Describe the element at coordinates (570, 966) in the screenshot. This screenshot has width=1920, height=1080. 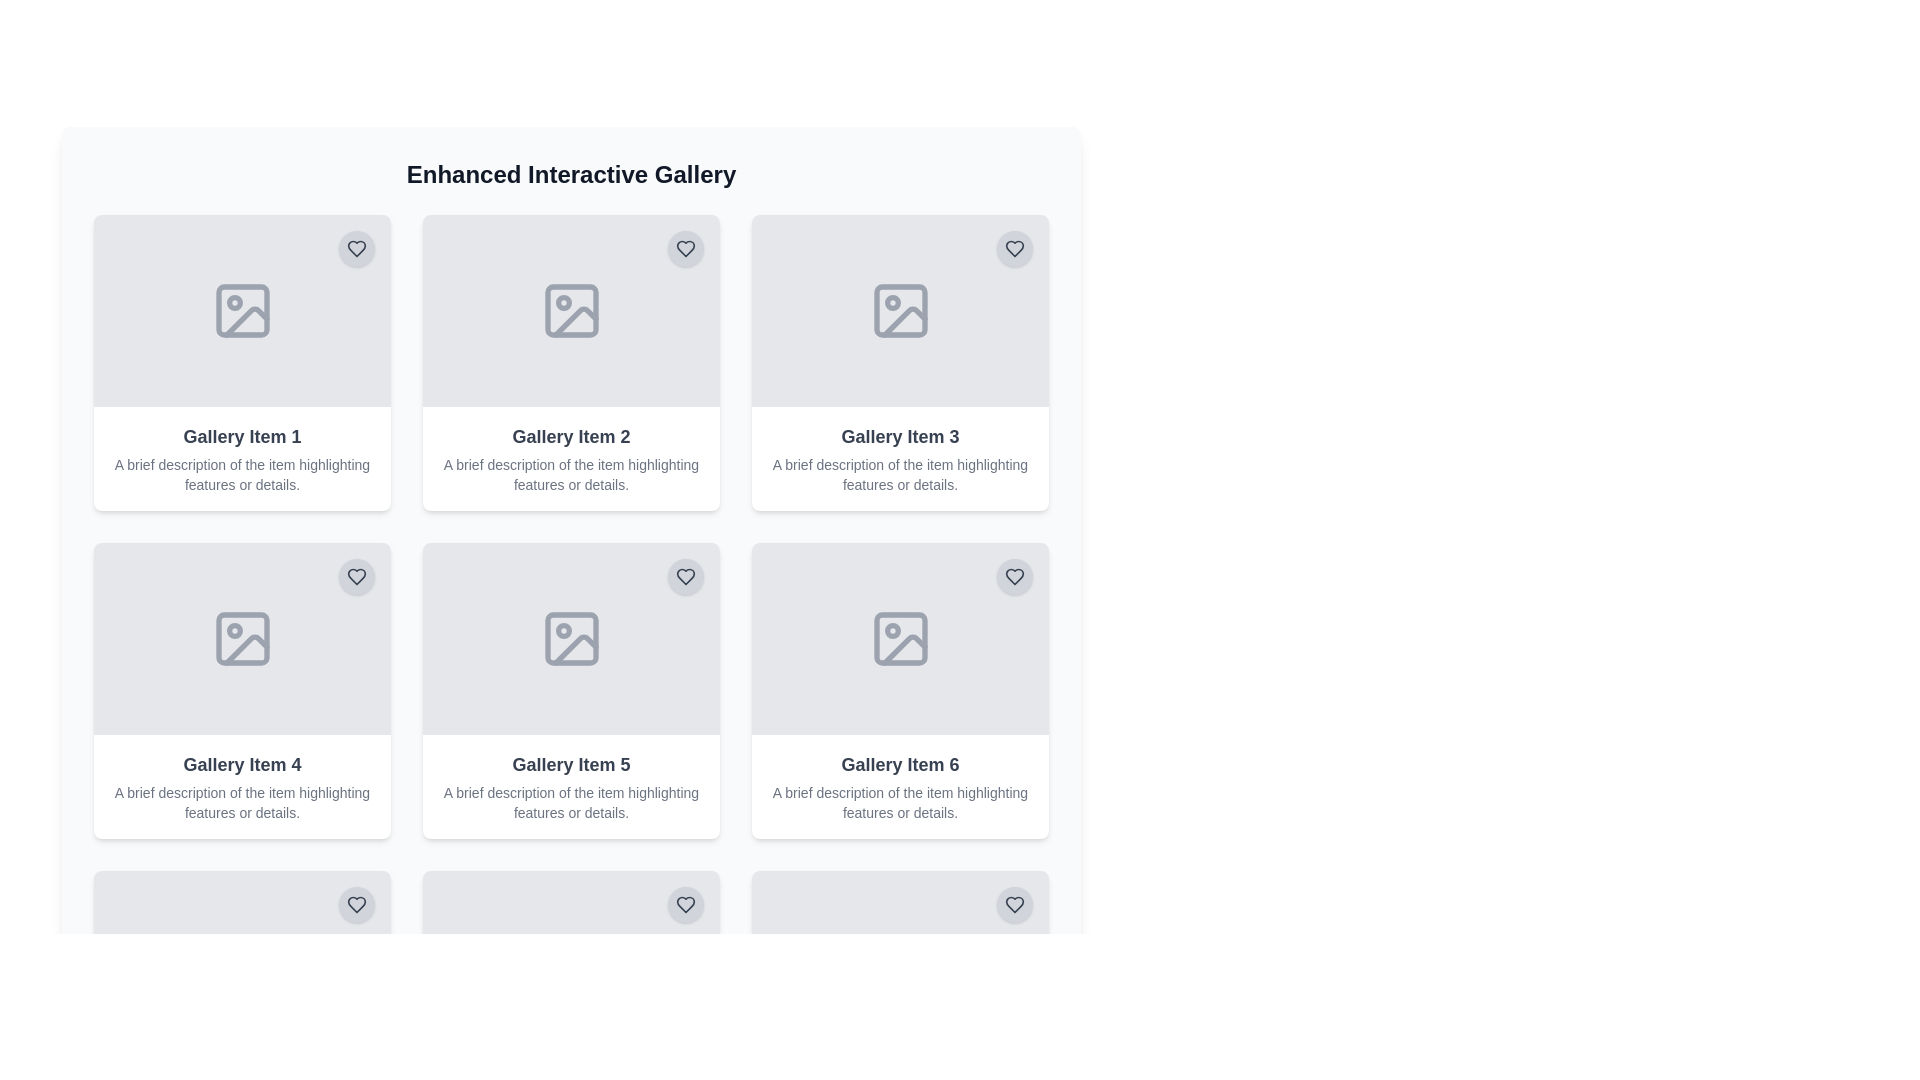
I see `the heart button located in the top-right corner of the composite UI component with a light gray background and rounded borders, which is part of 'Gallery Item 8'` at that location.